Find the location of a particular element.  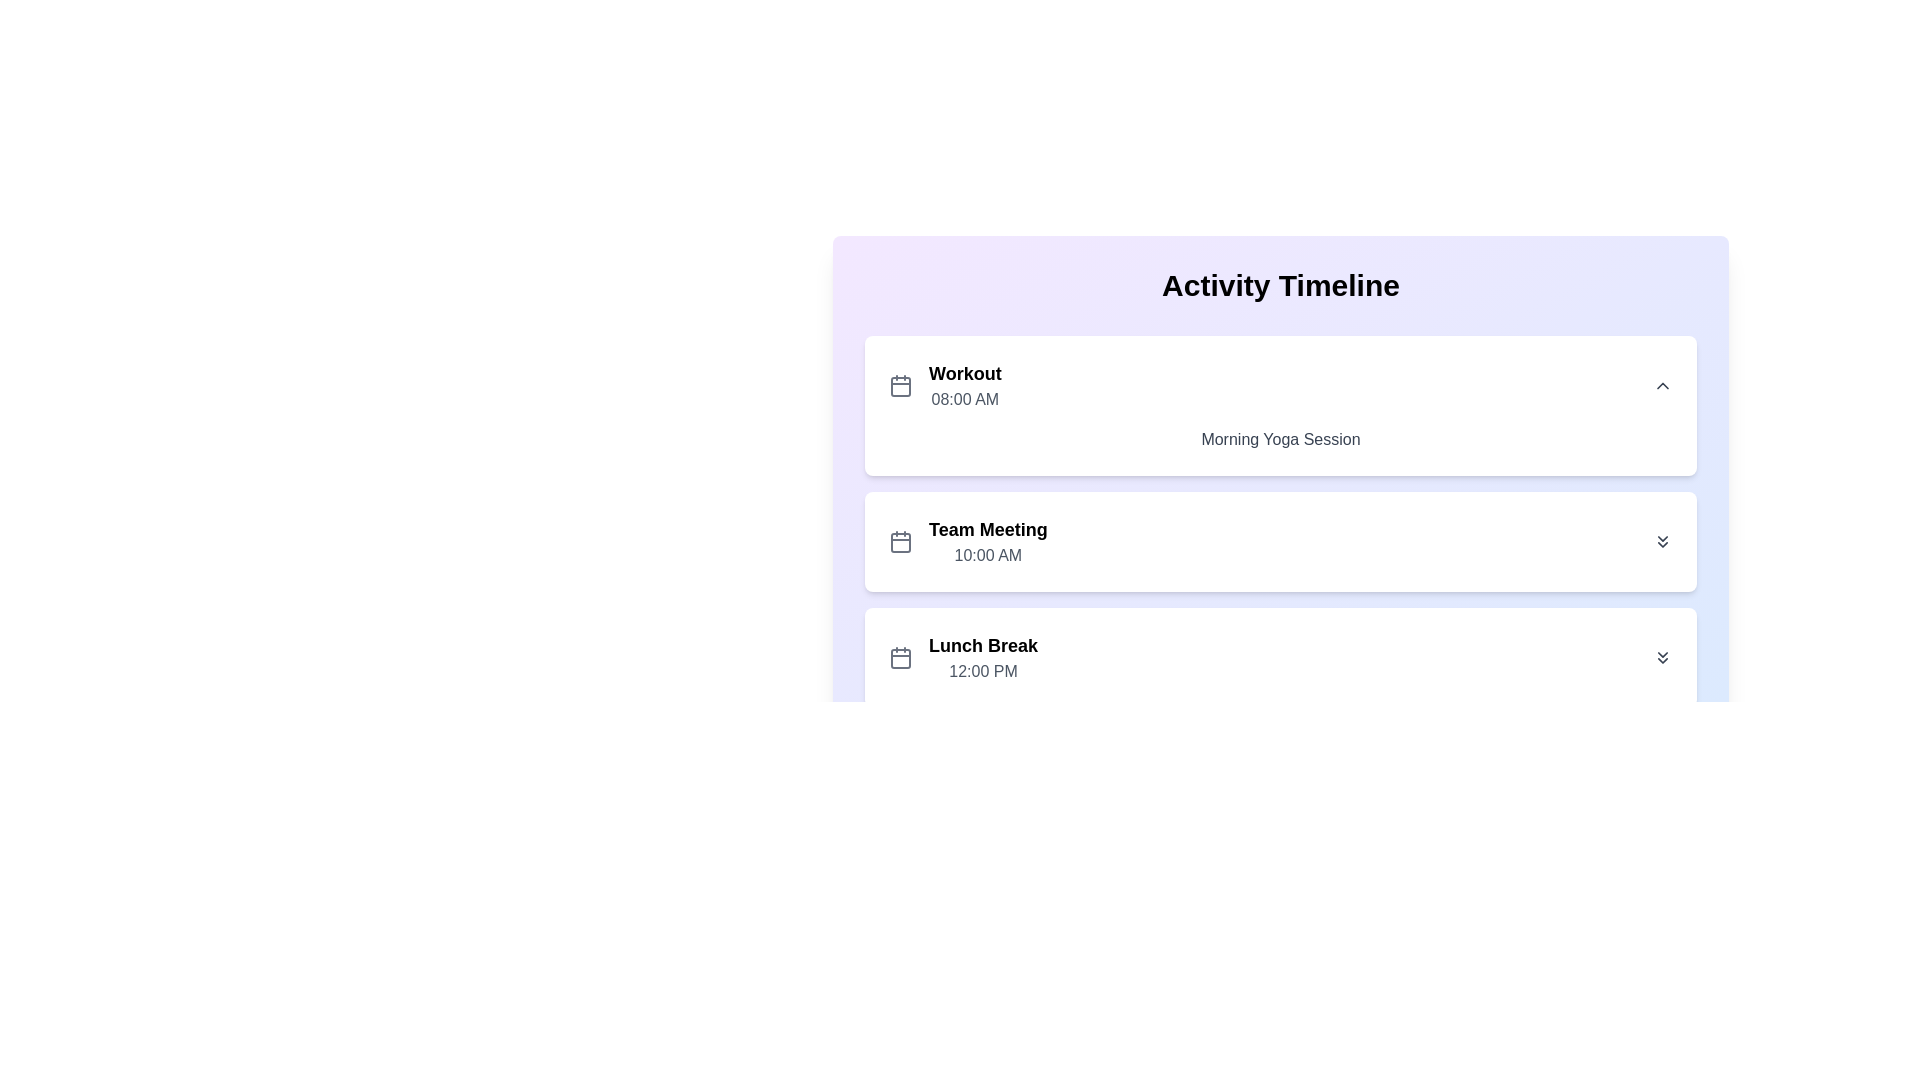

the 'Lunch Break' event label displaying the time '12:00 PM', which is the third entry in the vertical list under the 'Activity Timeline' section is located at coordinates (983, 658).